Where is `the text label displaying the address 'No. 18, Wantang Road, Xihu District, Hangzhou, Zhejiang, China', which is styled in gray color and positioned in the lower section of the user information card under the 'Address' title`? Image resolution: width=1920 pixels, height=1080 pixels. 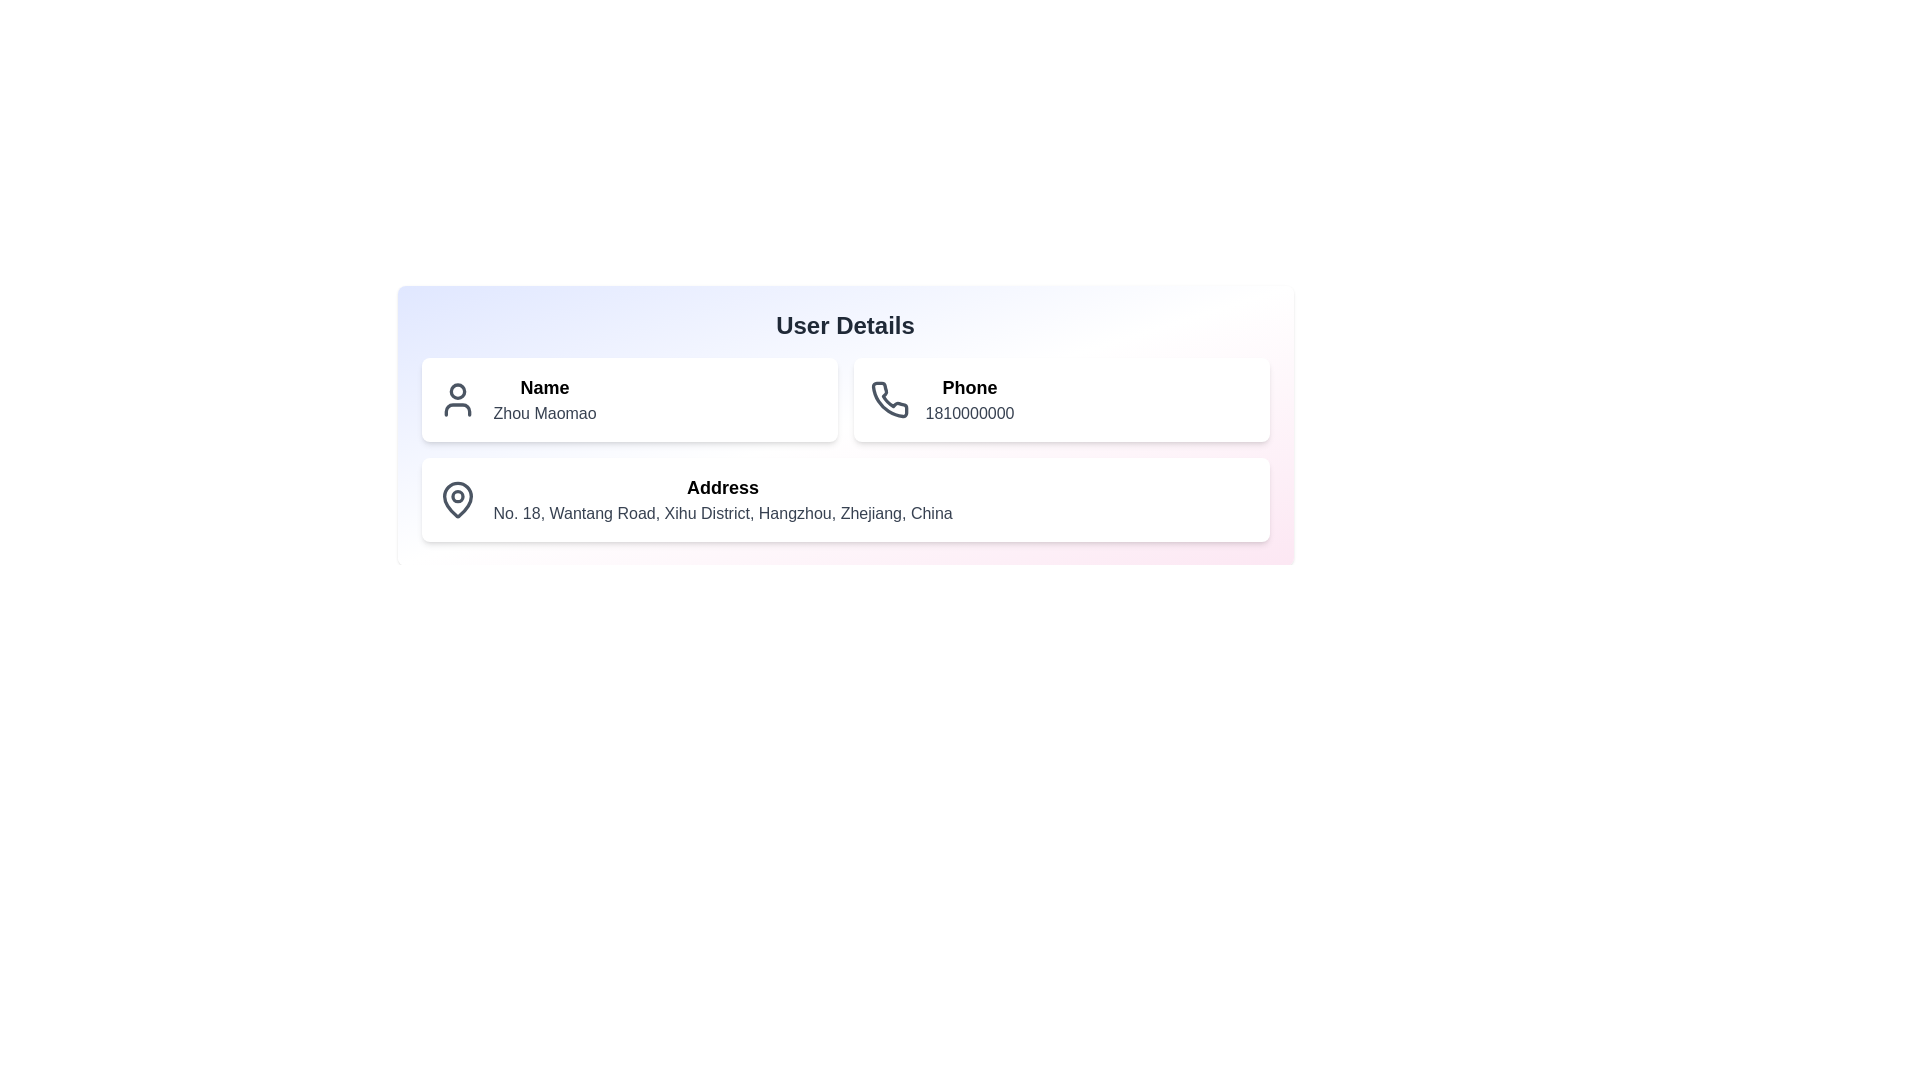 the text label displaying the address 'No. 18, Wantang Road, Xihu District, Hangzhou, Zhejiang, China', which is styled in gray color and positioned in the lower section of the user information card under the 'Address' title is located at coordinates (722, 512).